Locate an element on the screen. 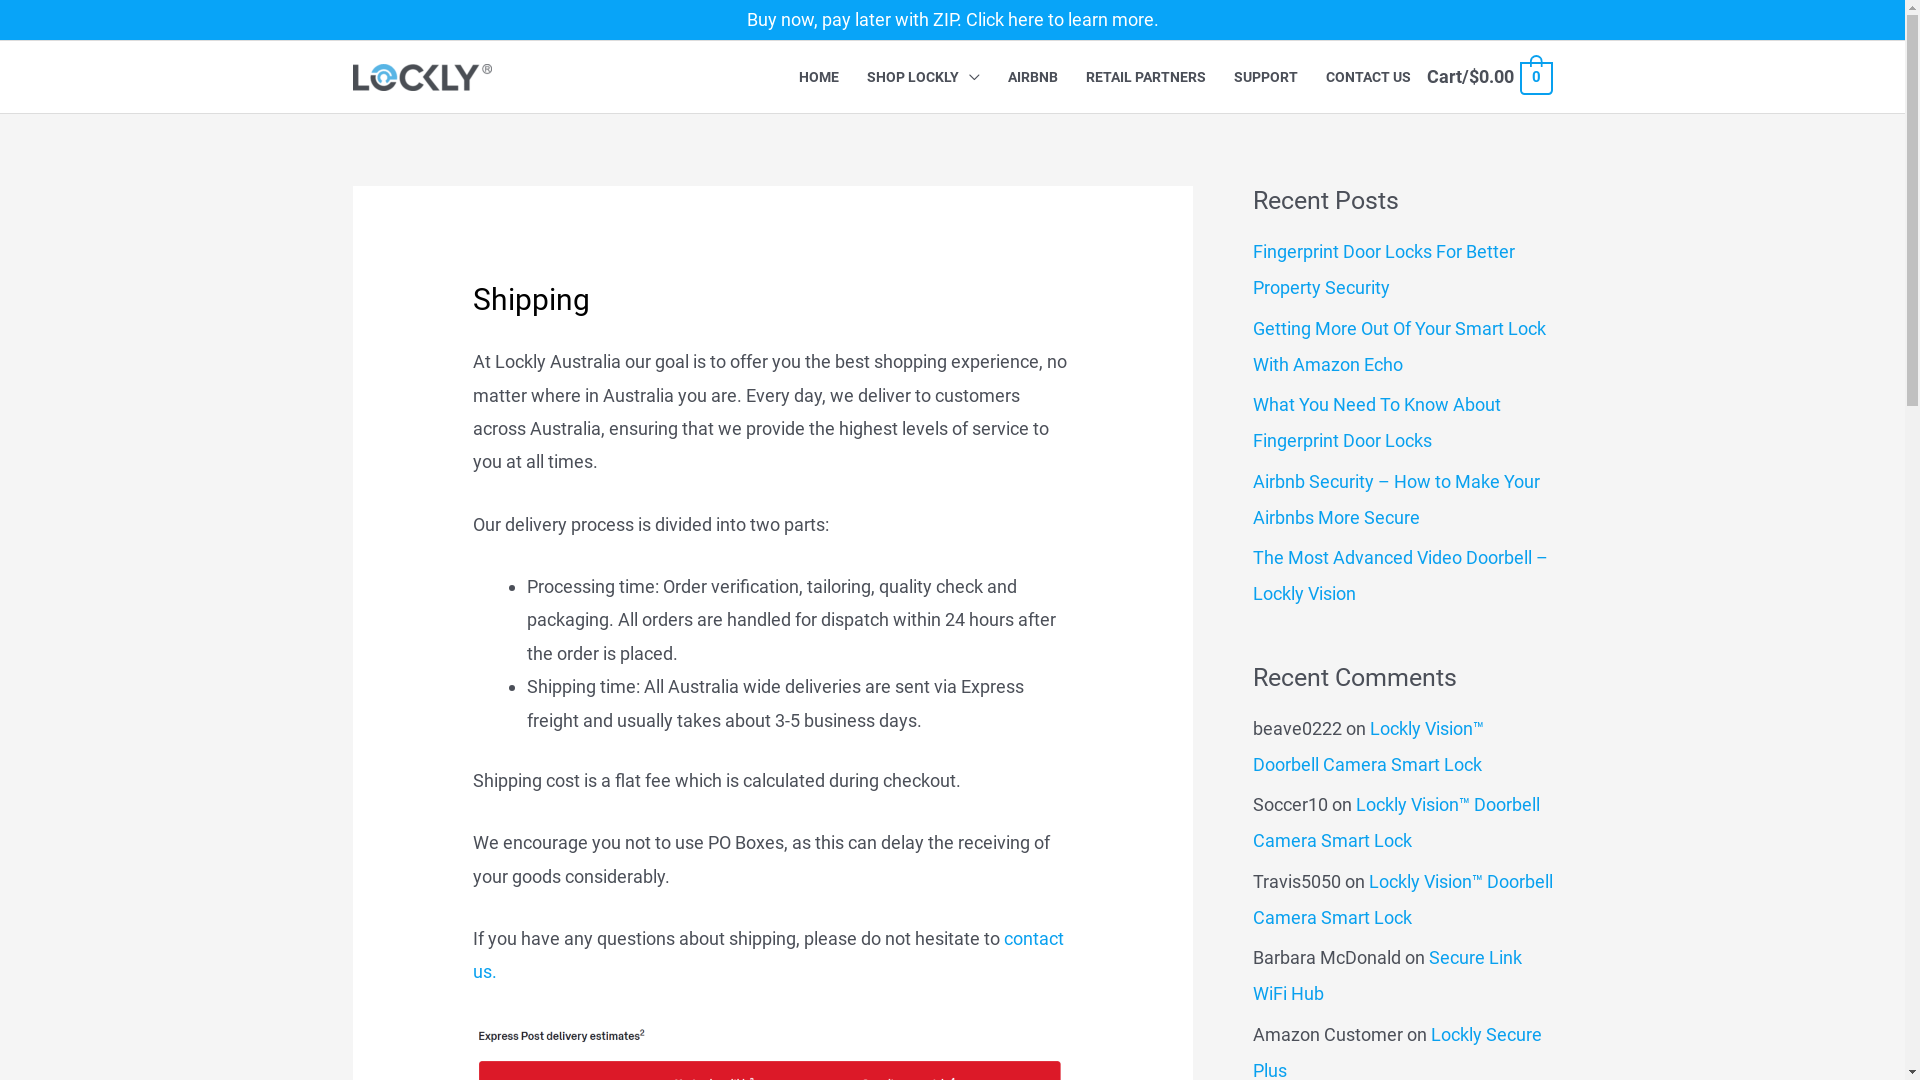 The height and width of the screenshot is (1080, 1920). 'CONTACT US' is located at coordinates (1367, 76).